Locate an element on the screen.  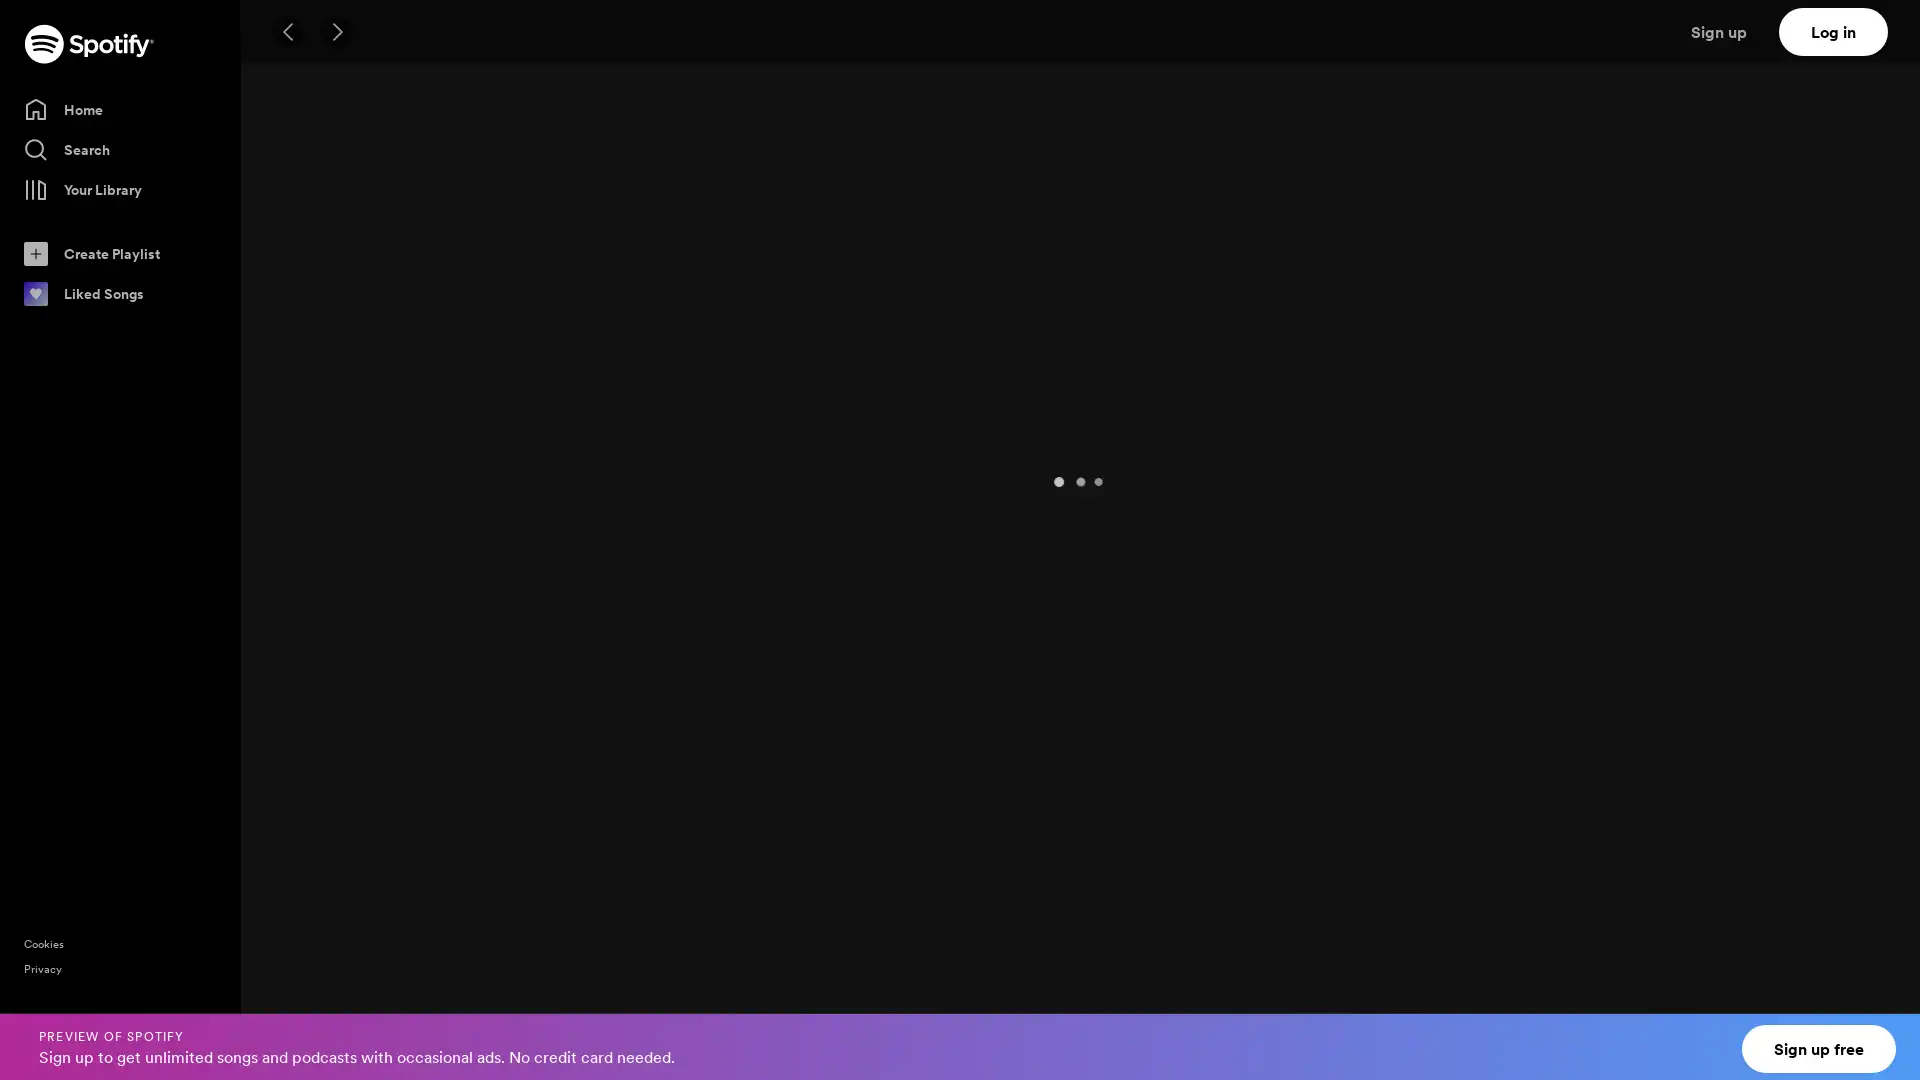
Play Kakashi by ARAGON is located at coordinates (297, 693).